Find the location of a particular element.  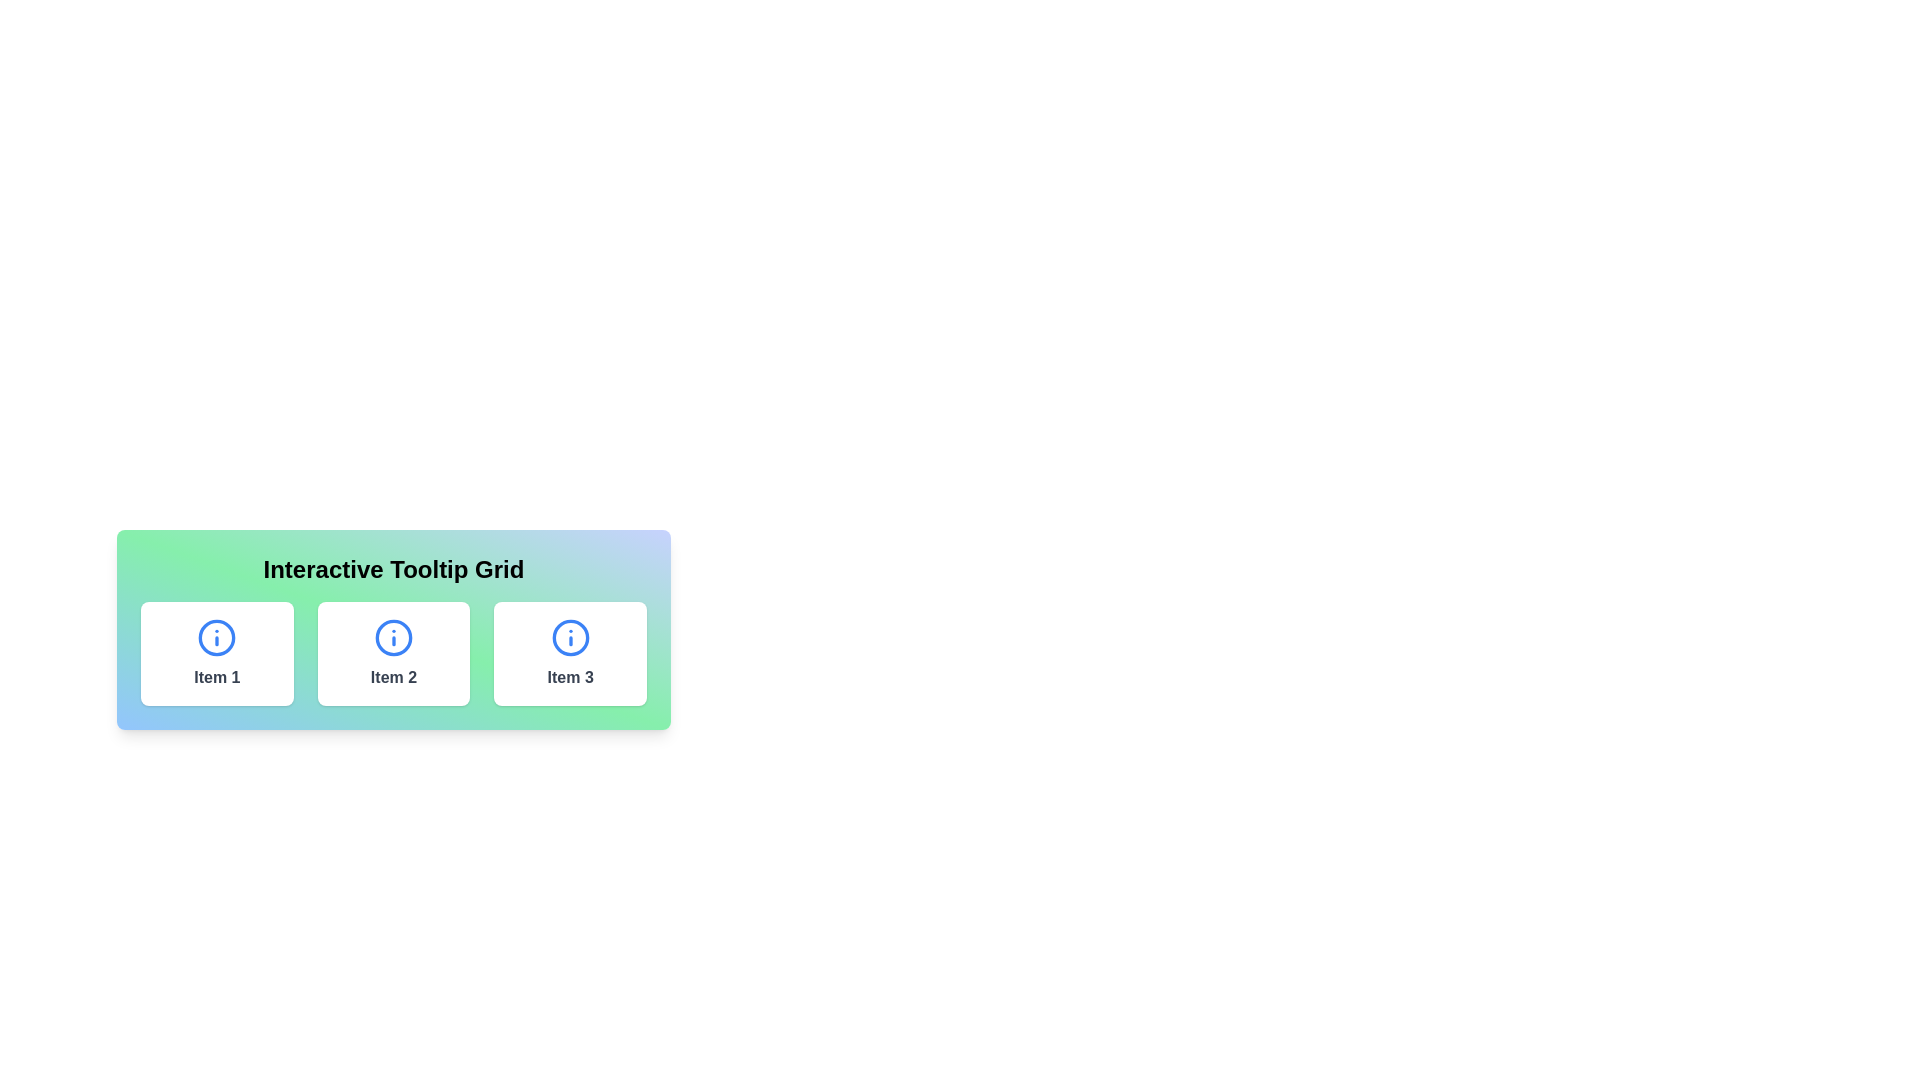

text displayed in the bold, large font label 'Interactive Tooltip Grid' located at the top of the panel is located at coordinates (393, 570).